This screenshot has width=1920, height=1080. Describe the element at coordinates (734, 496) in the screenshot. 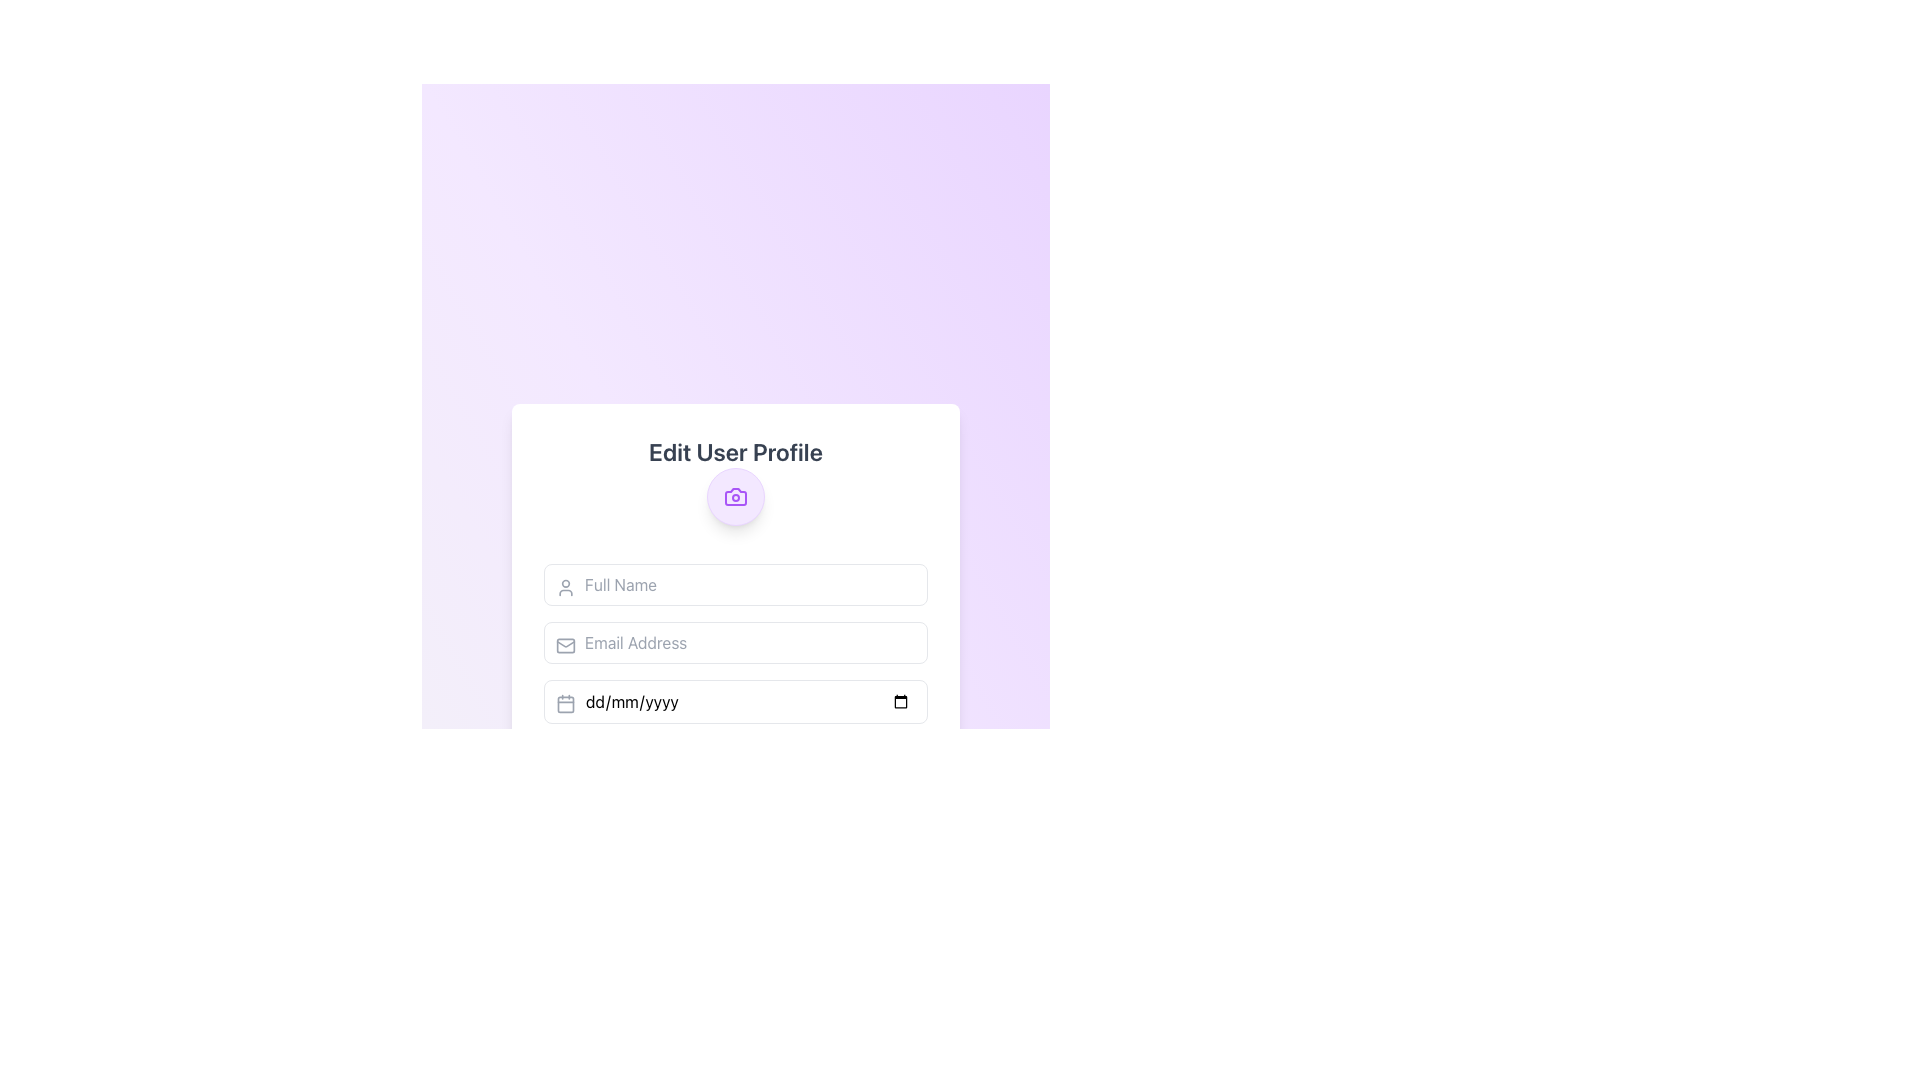

I see `the camera icon for uploading or managing a user profile picture, which is located in a circular purple button above the form fields in the 'Edit User Profile' section` at that location.